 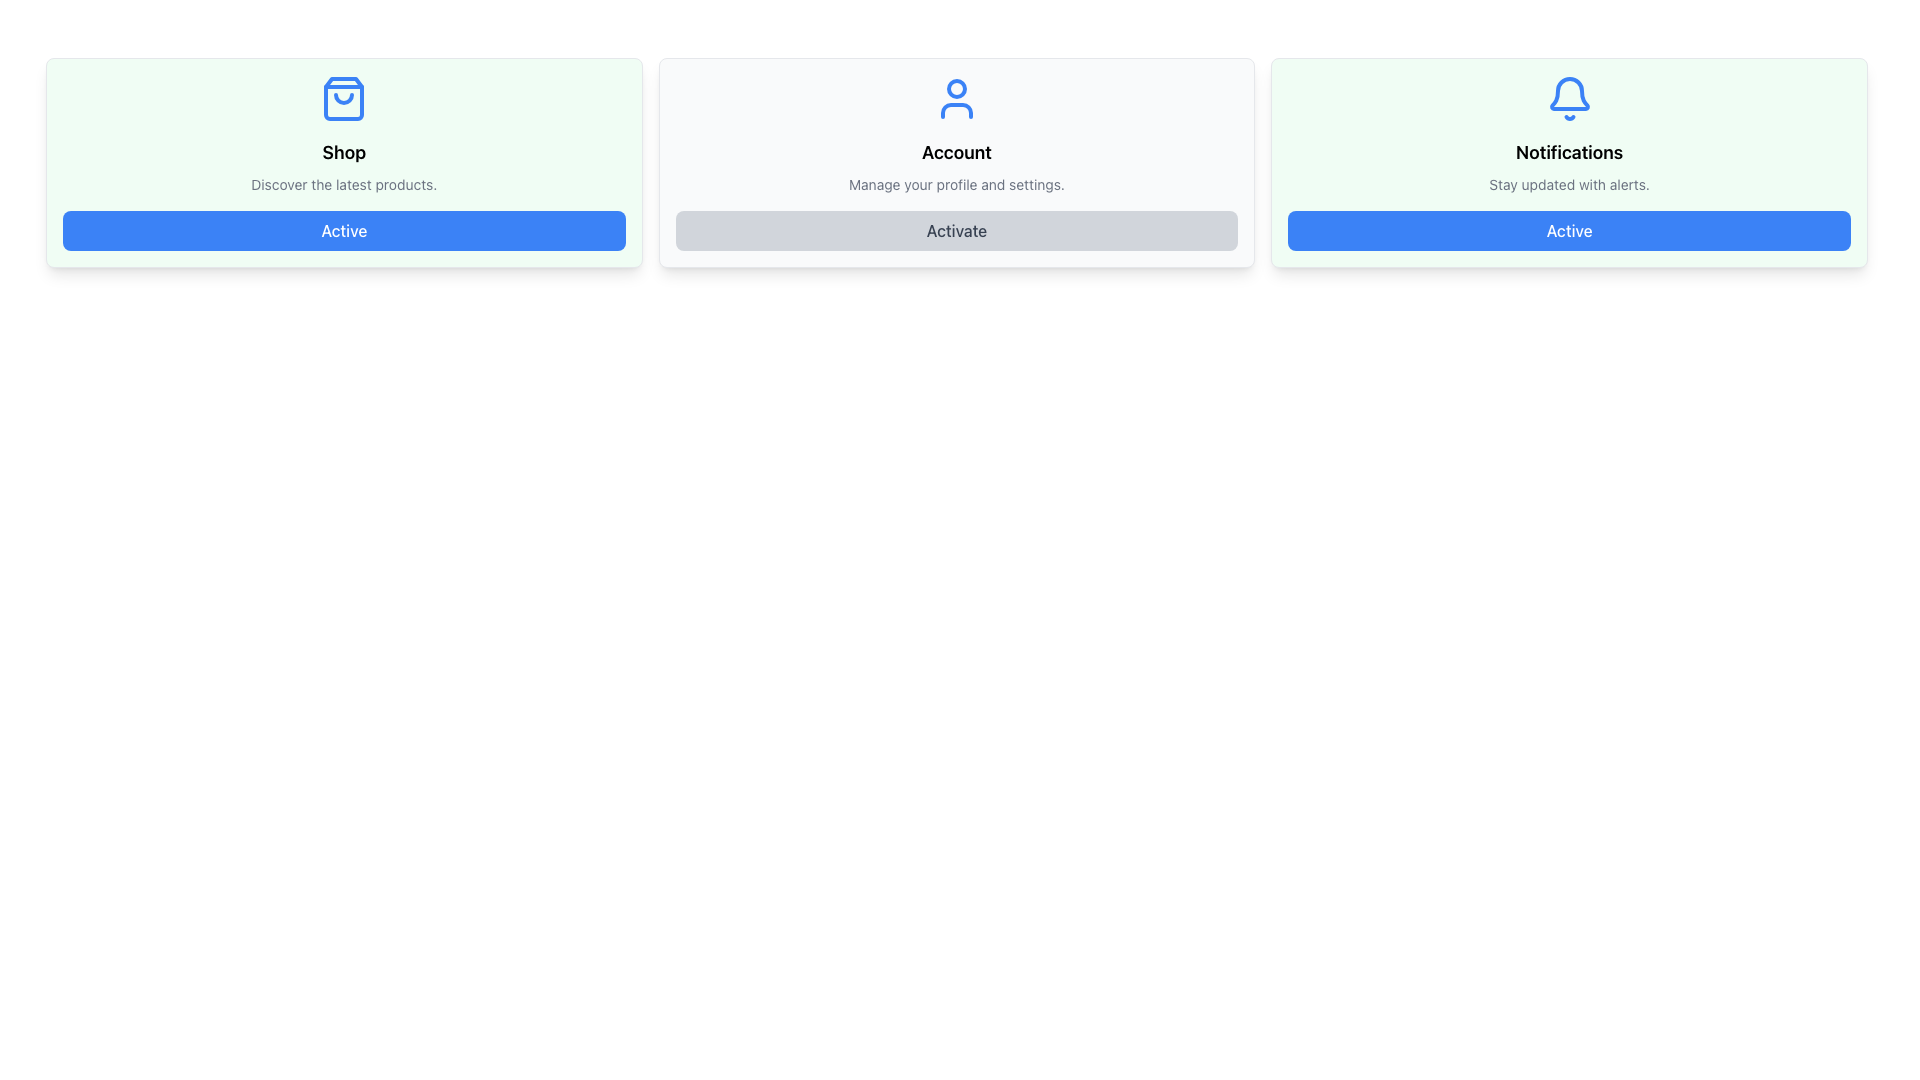 What do you see at coordinates (344, 99) in the screenshot?
I see `the 'Shop' icon located at the top-left section of the 'Shop' card, which is the first card among three horizontally aligned cards` at bounding box center [344, 99].